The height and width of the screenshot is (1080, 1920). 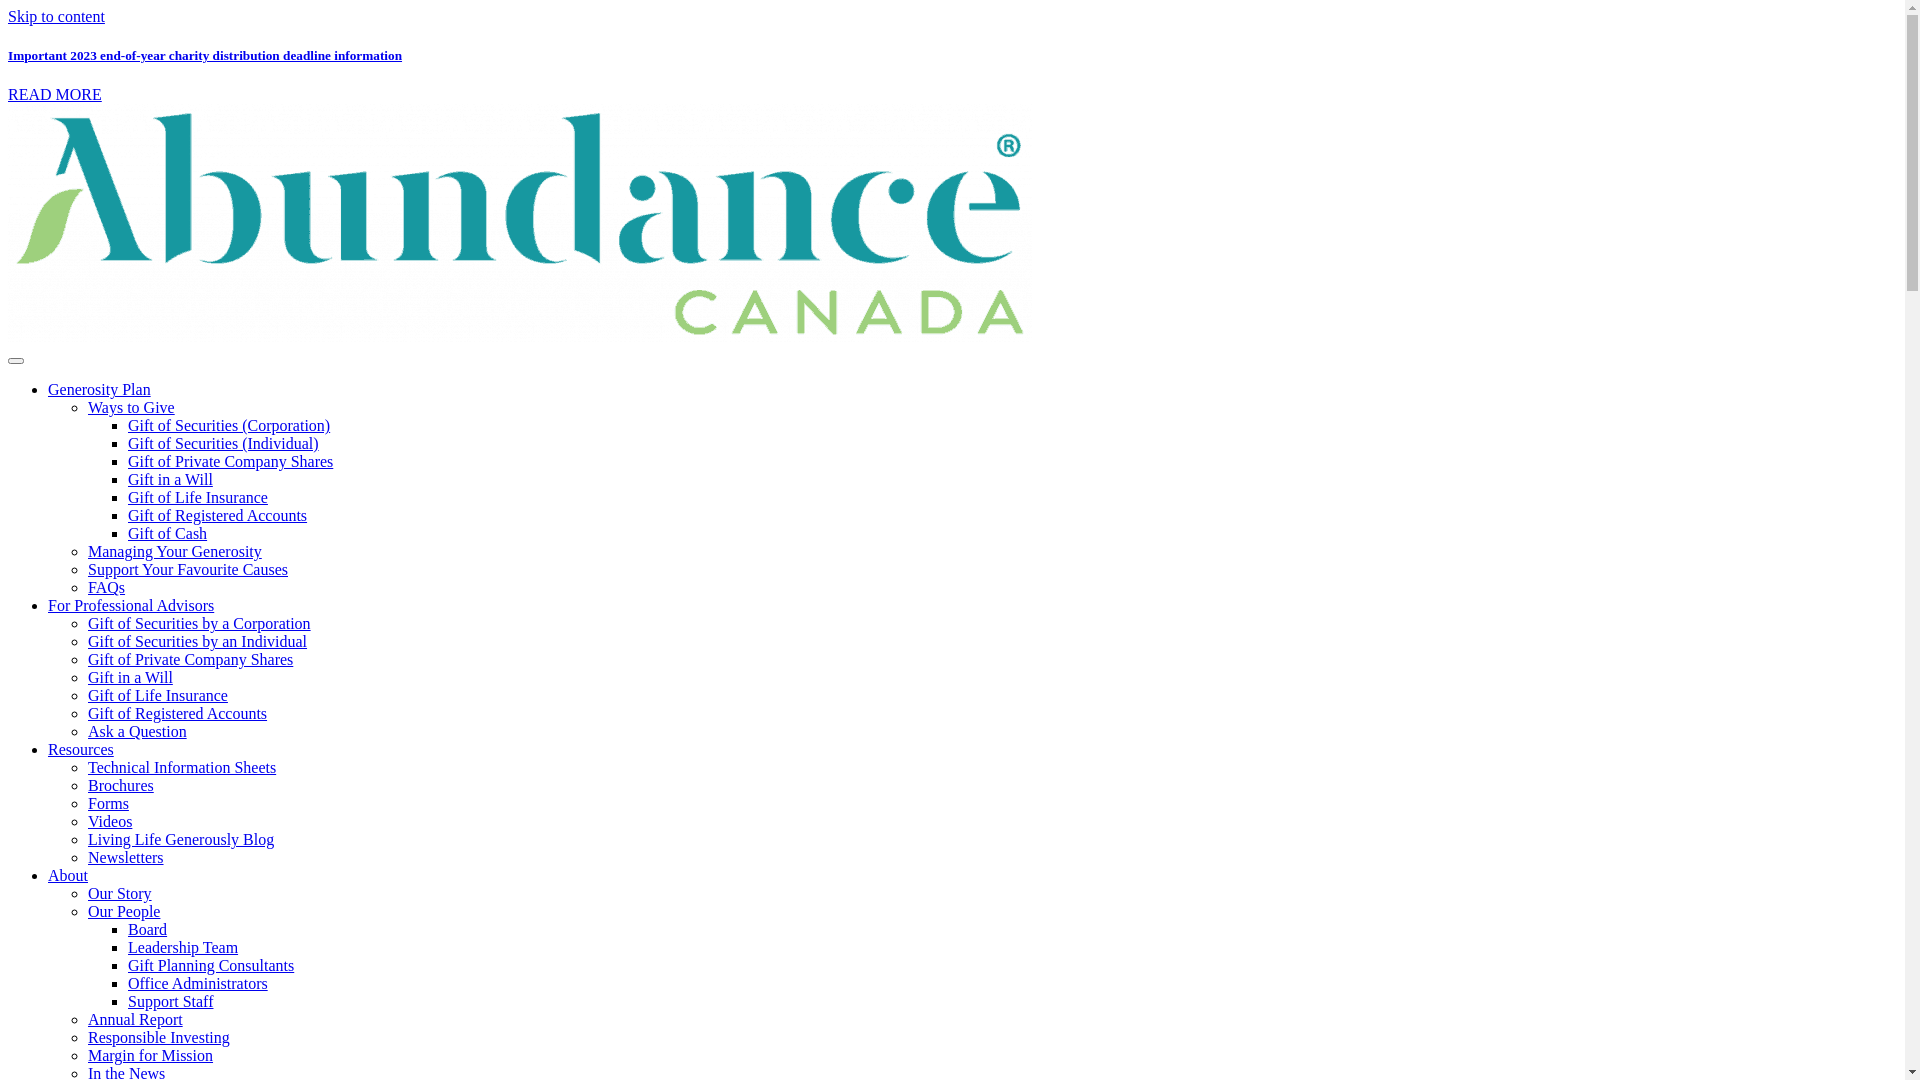 What do you see at coordinates (130, 406) in the screenshot?
I see `'Ways to Give'` at bounding box center [130, 406].